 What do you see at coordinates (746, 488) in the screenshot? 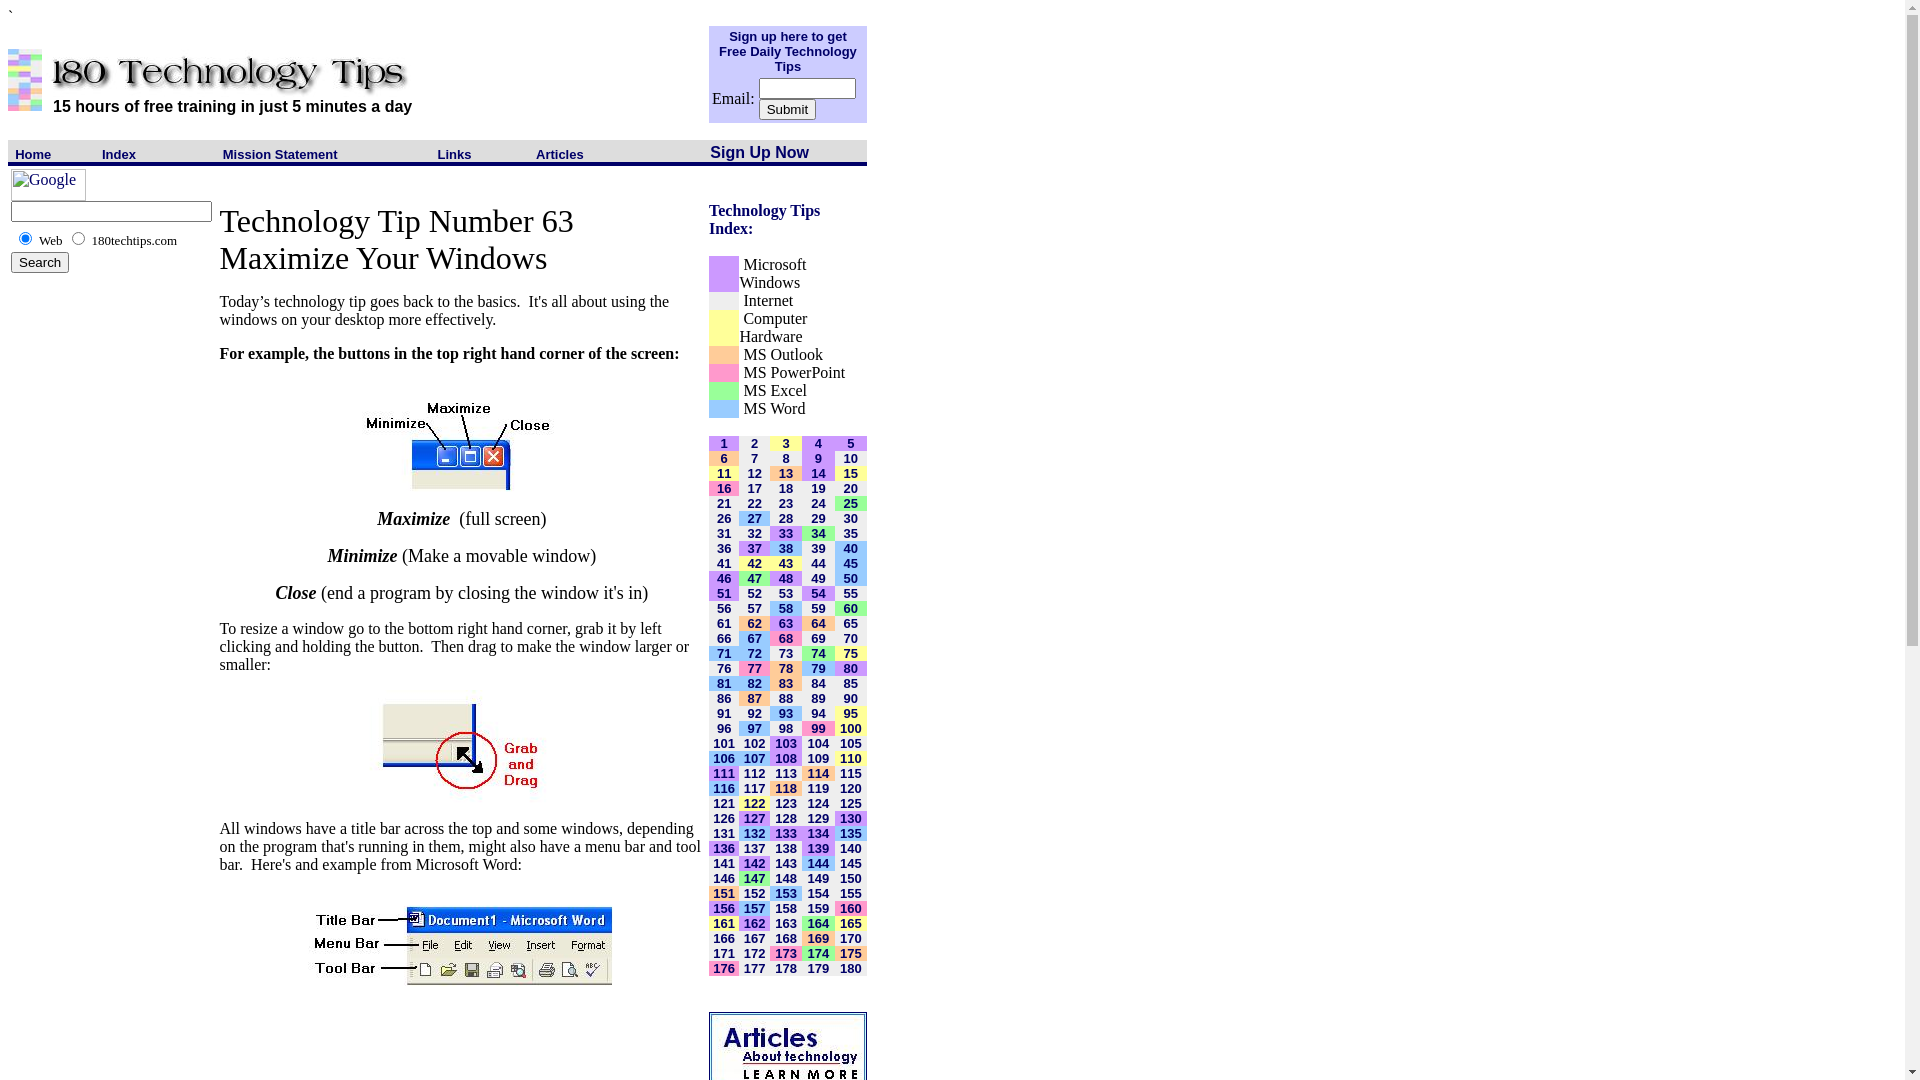
I see `'17'` at bounding box center [746, 488].